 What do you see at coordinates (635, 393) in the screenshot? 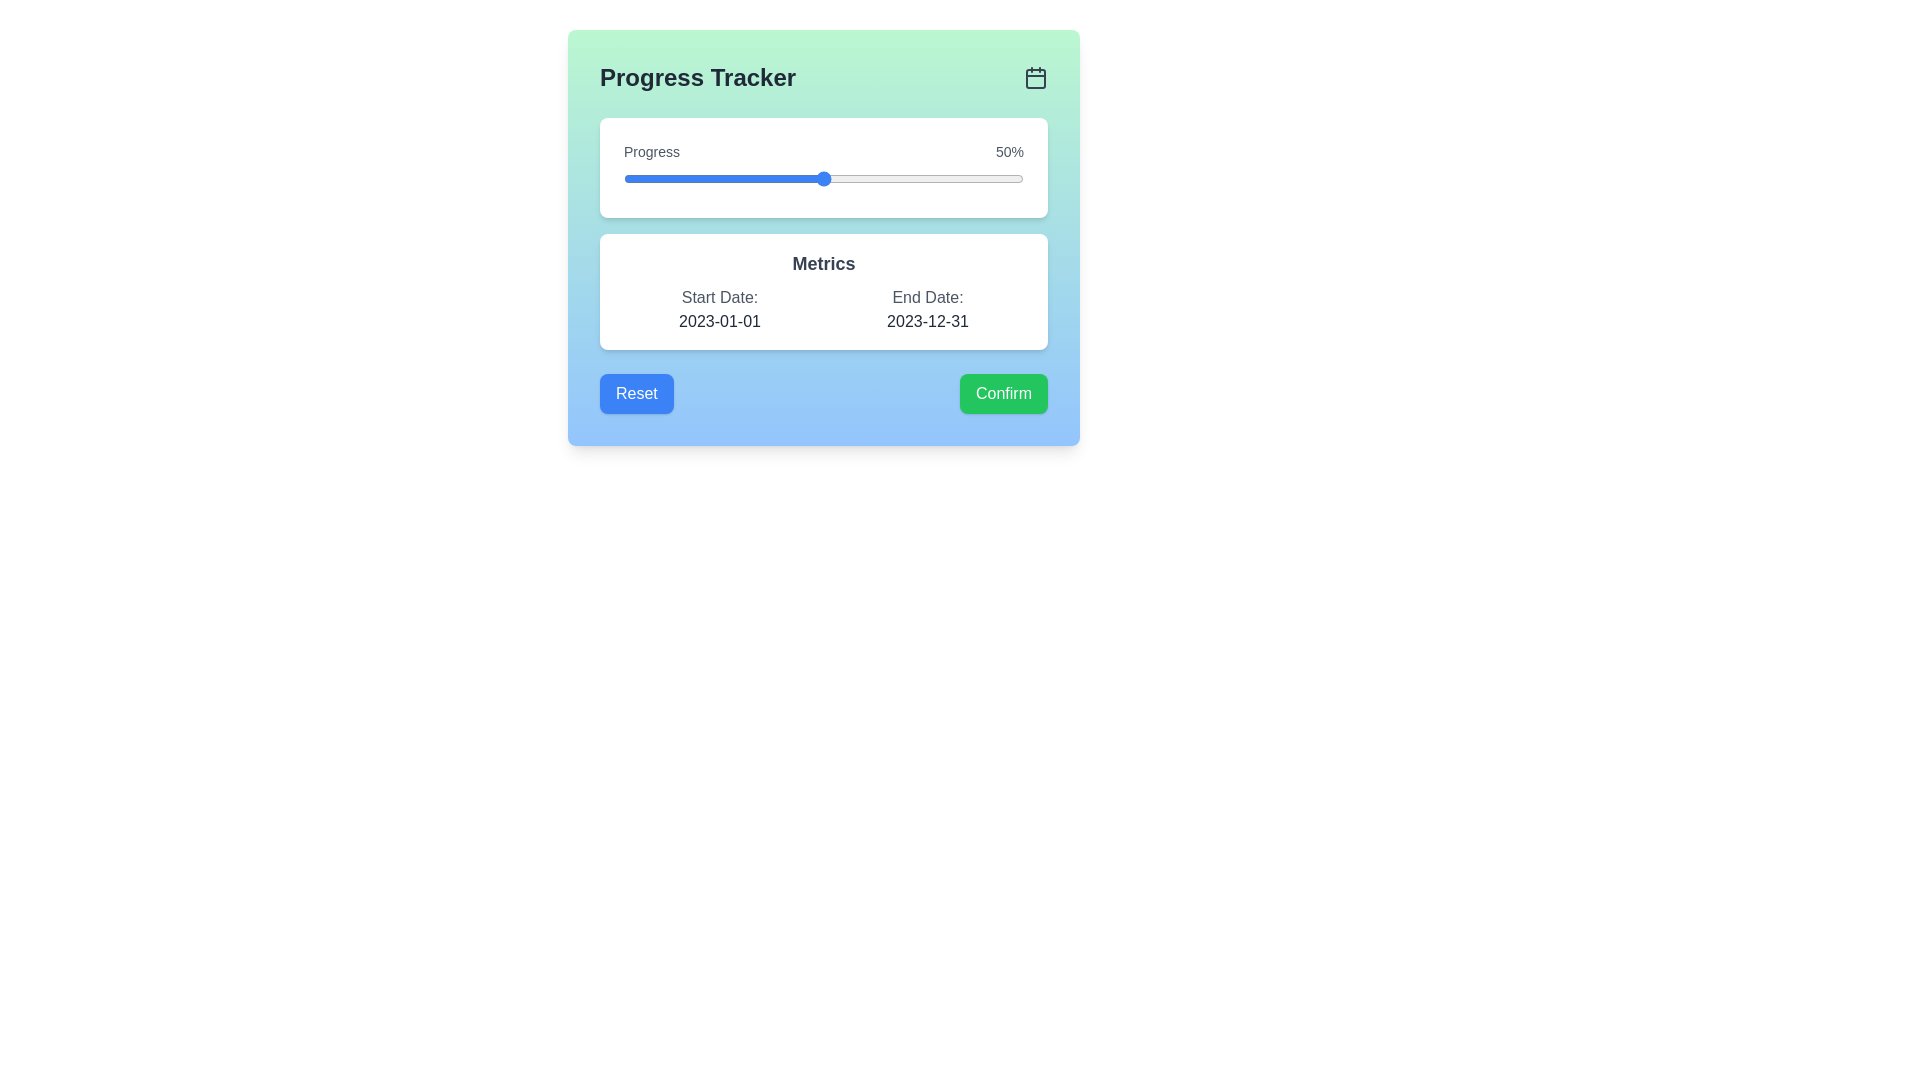
I see `the rectangular 'Reset' button with a blue background and white text to observe the background color change` at bounding box center [635, 393].